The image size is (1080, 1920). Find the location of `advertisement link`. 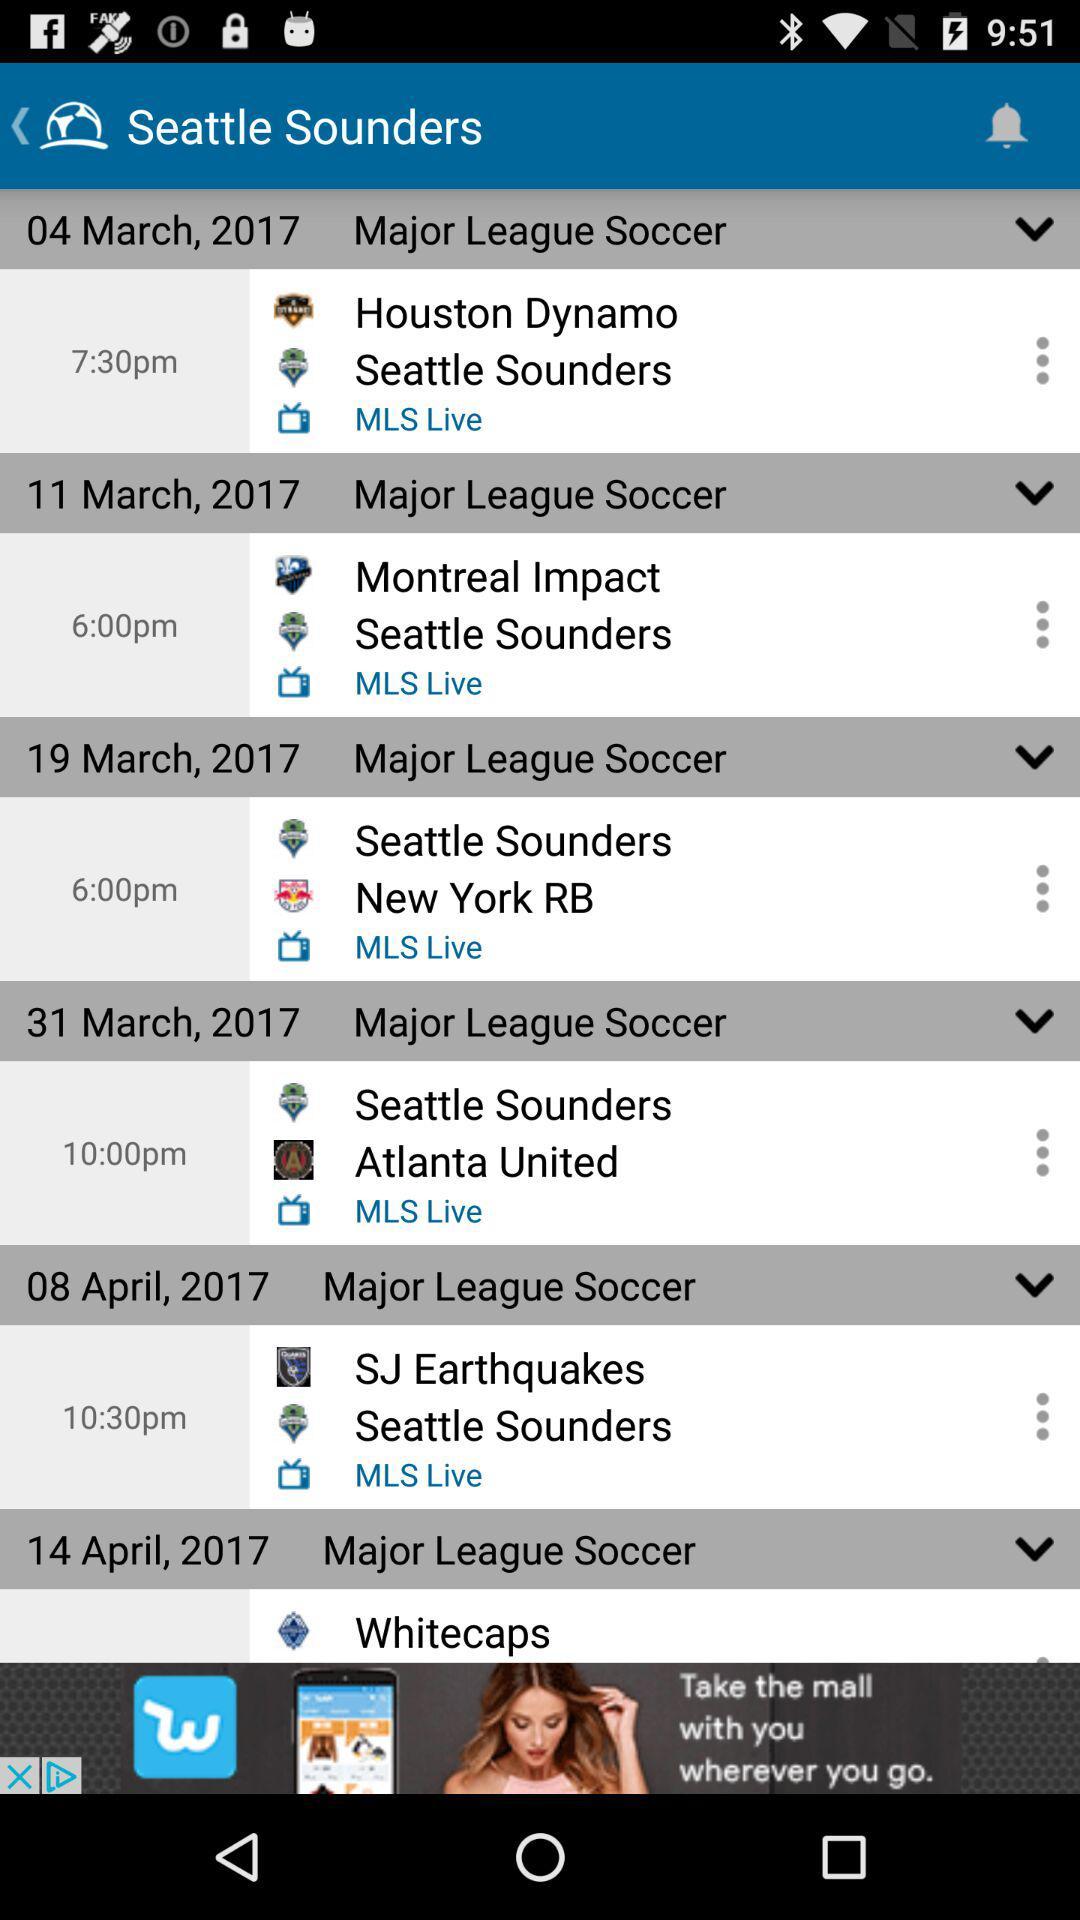

advertisement link is located at coordinates (540, 1727).